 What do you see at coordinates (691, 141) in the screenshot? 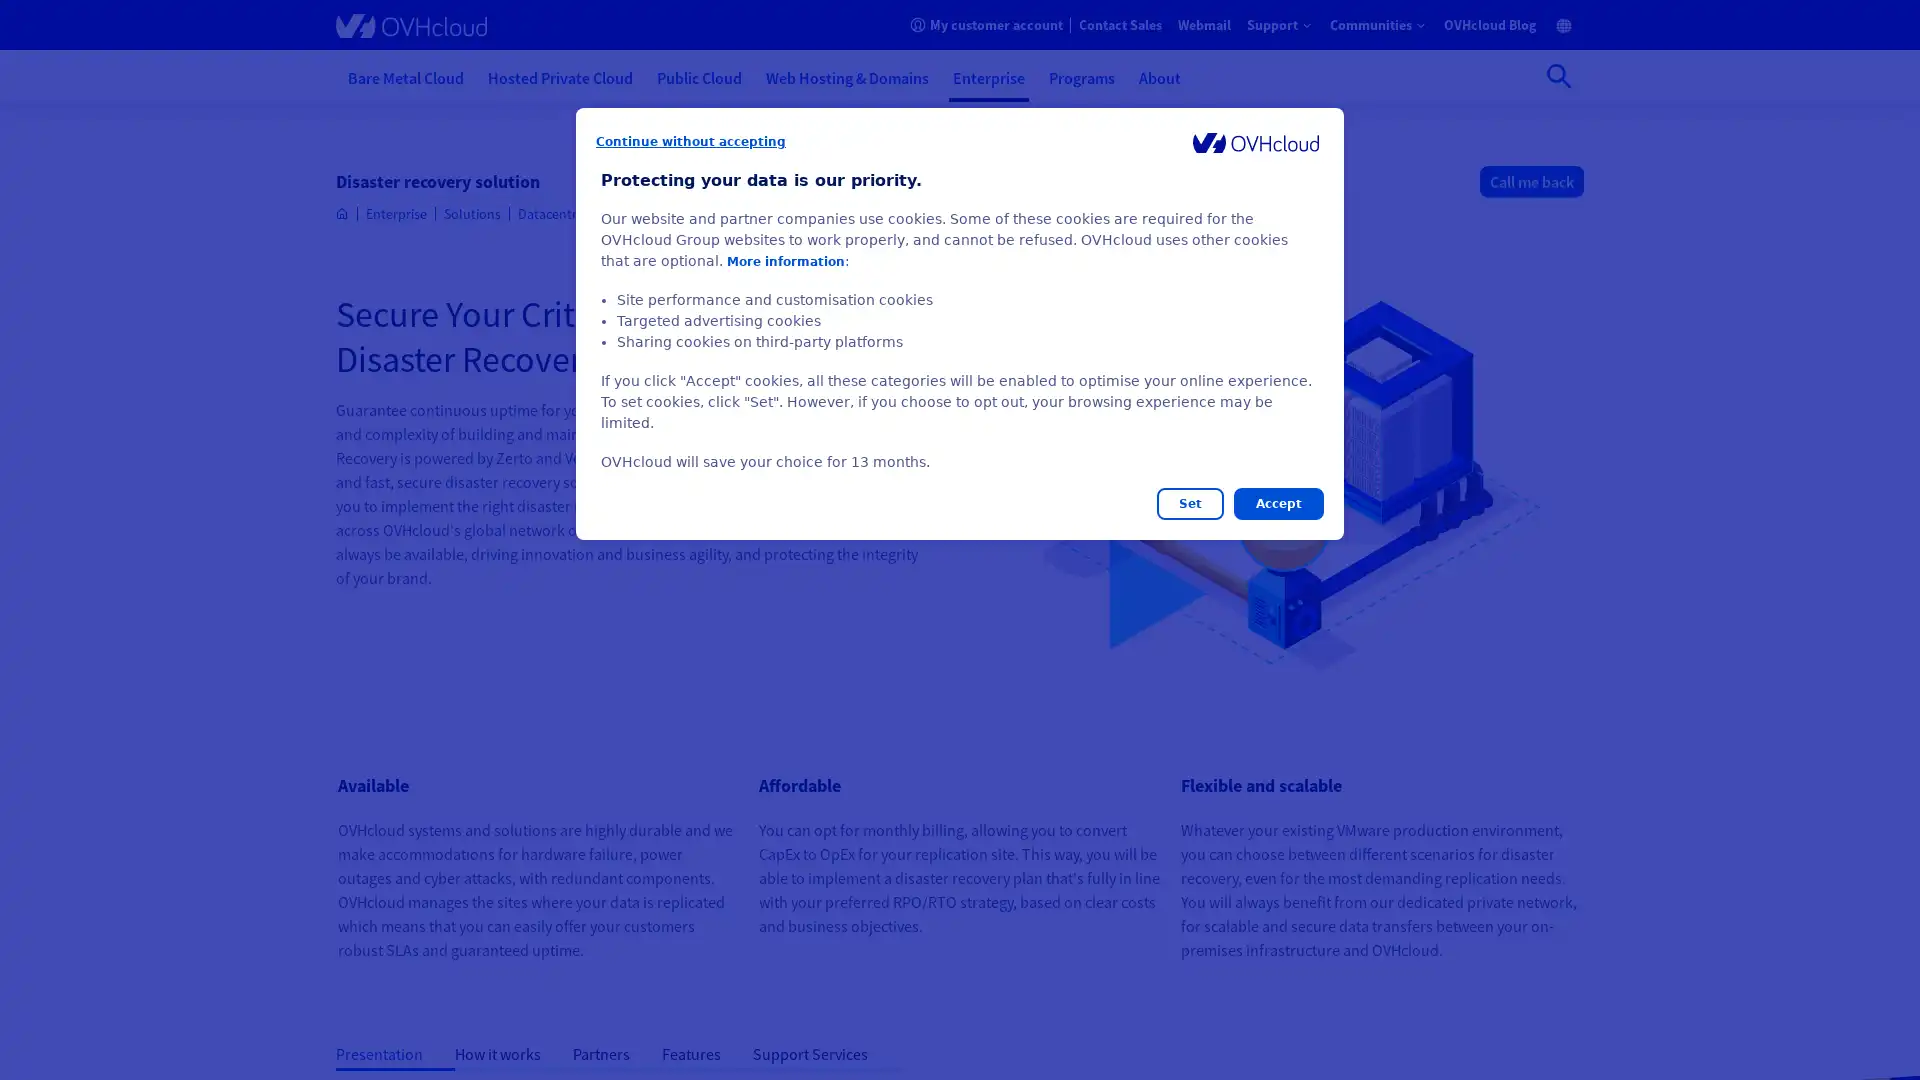
I see `Continue without accepting` at bounding box center [691, 141].